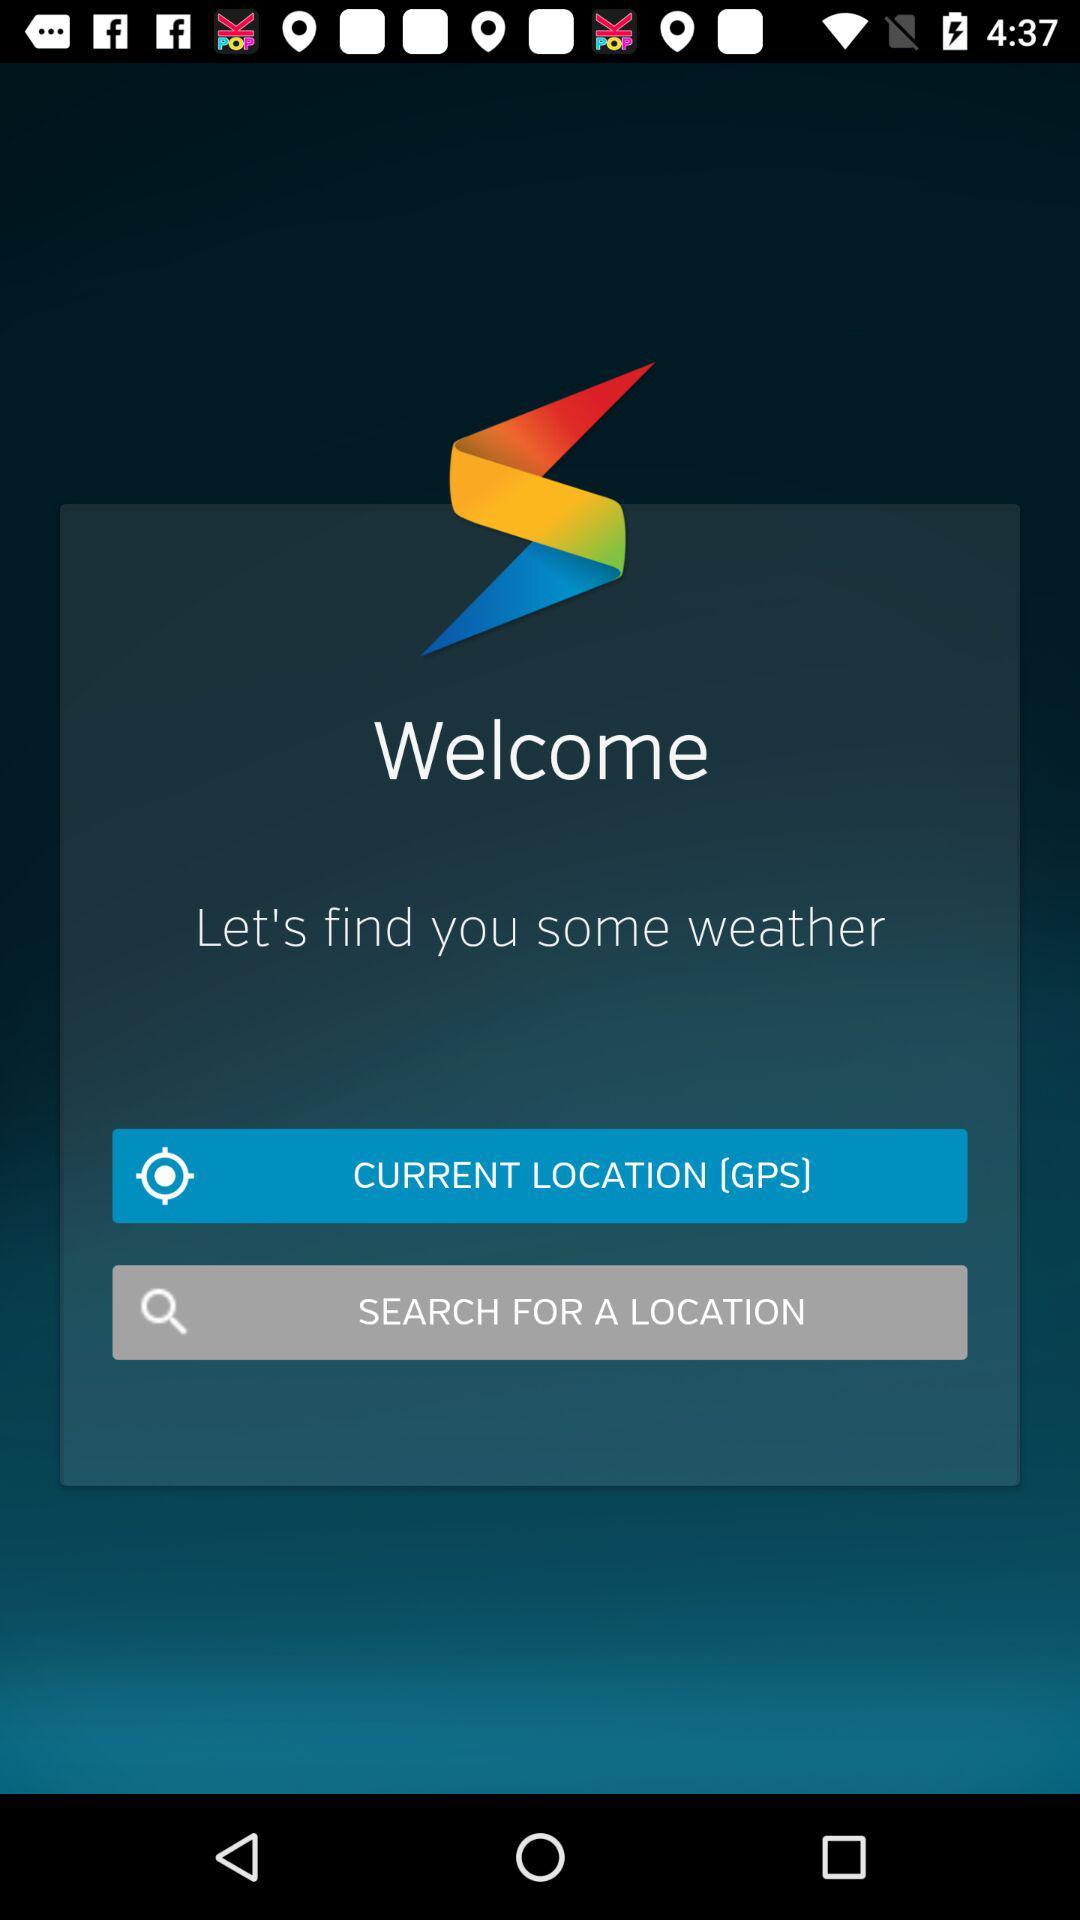  What do you see at coordinates (540, 1312) in the screenshot?
I see `item below the current location (gps) icon` at bounding box center [540, 1312].